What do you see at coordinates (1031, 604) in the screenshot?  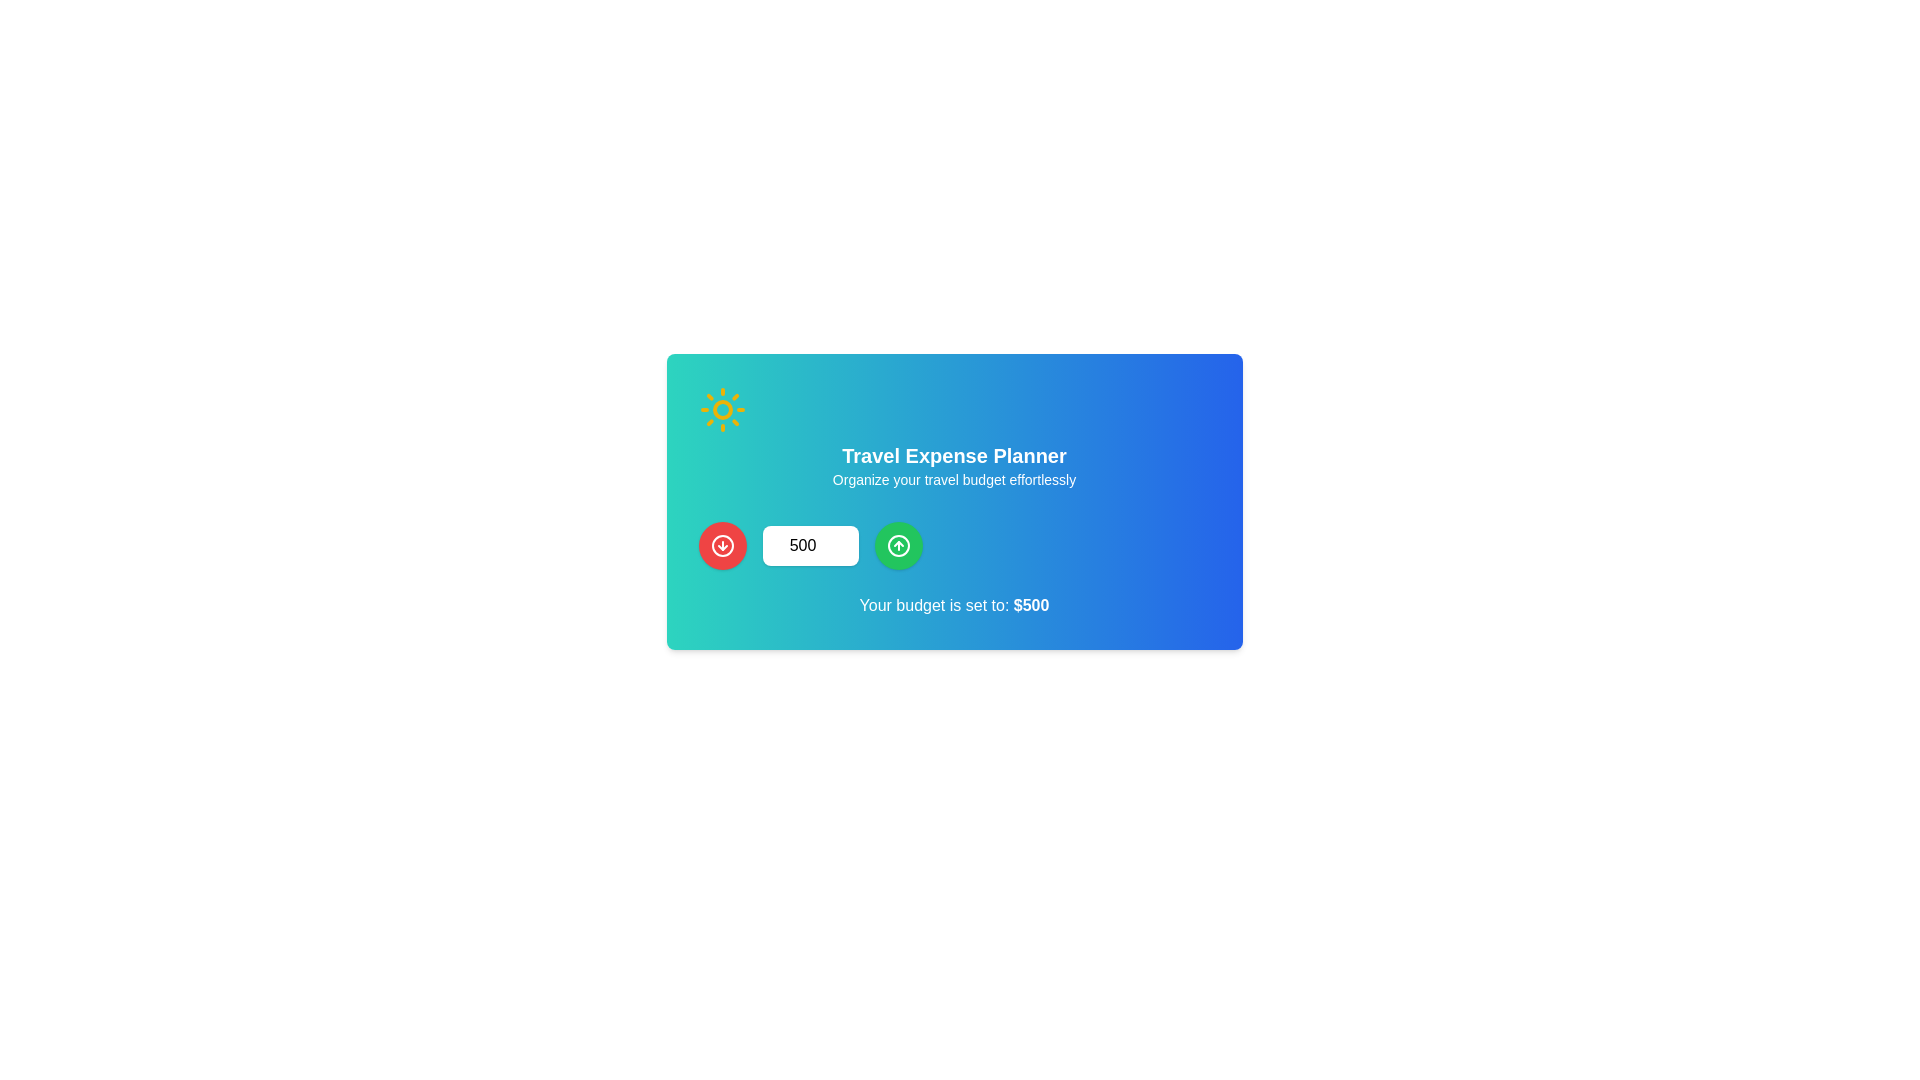 I see `the text label displaying '$500', which is styled in bold and located at the end of the sentence 'Your budget is set to: $500', near the bottom of a card with a gradient background` at bounding box center [1031, 604].